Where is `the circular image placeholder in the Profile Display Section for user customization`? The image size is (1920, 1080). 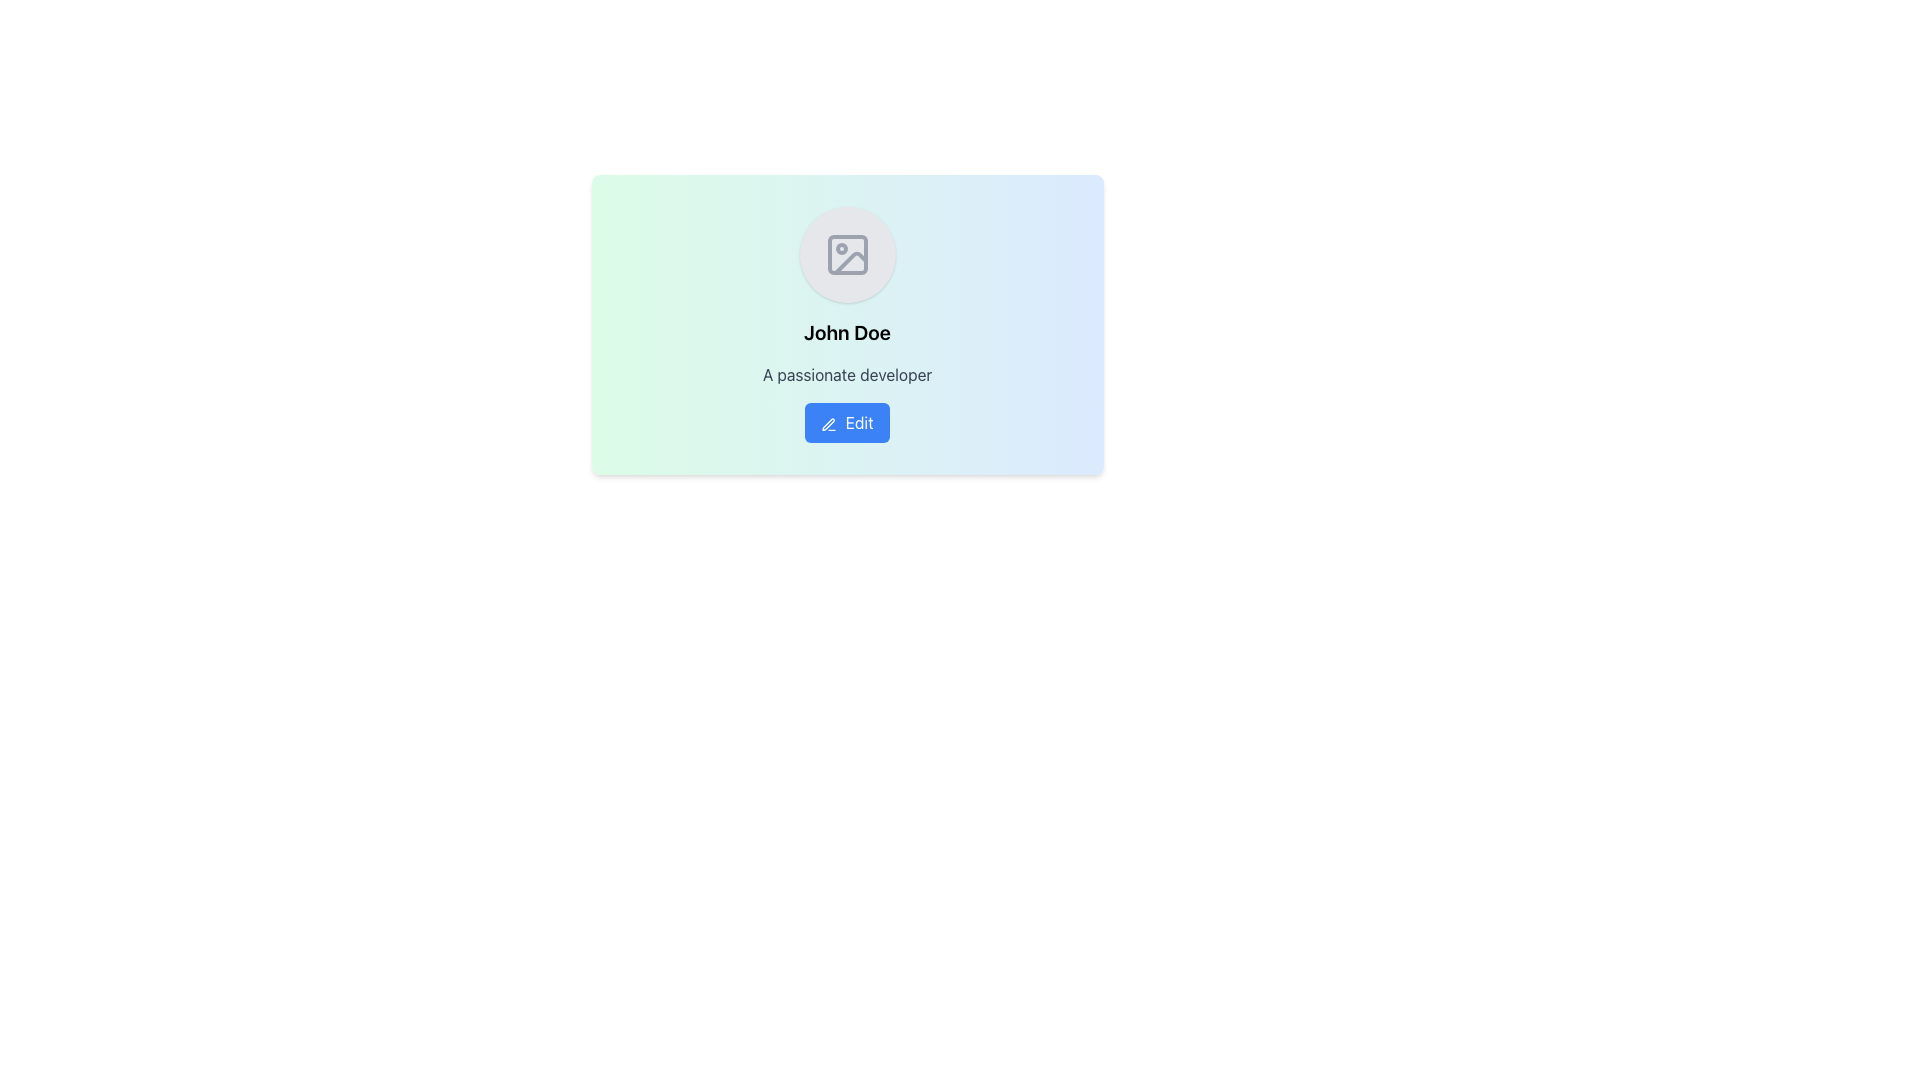 the circular image placeholder in the Profile Display Section for user customization is located at coordinates (847, 297).